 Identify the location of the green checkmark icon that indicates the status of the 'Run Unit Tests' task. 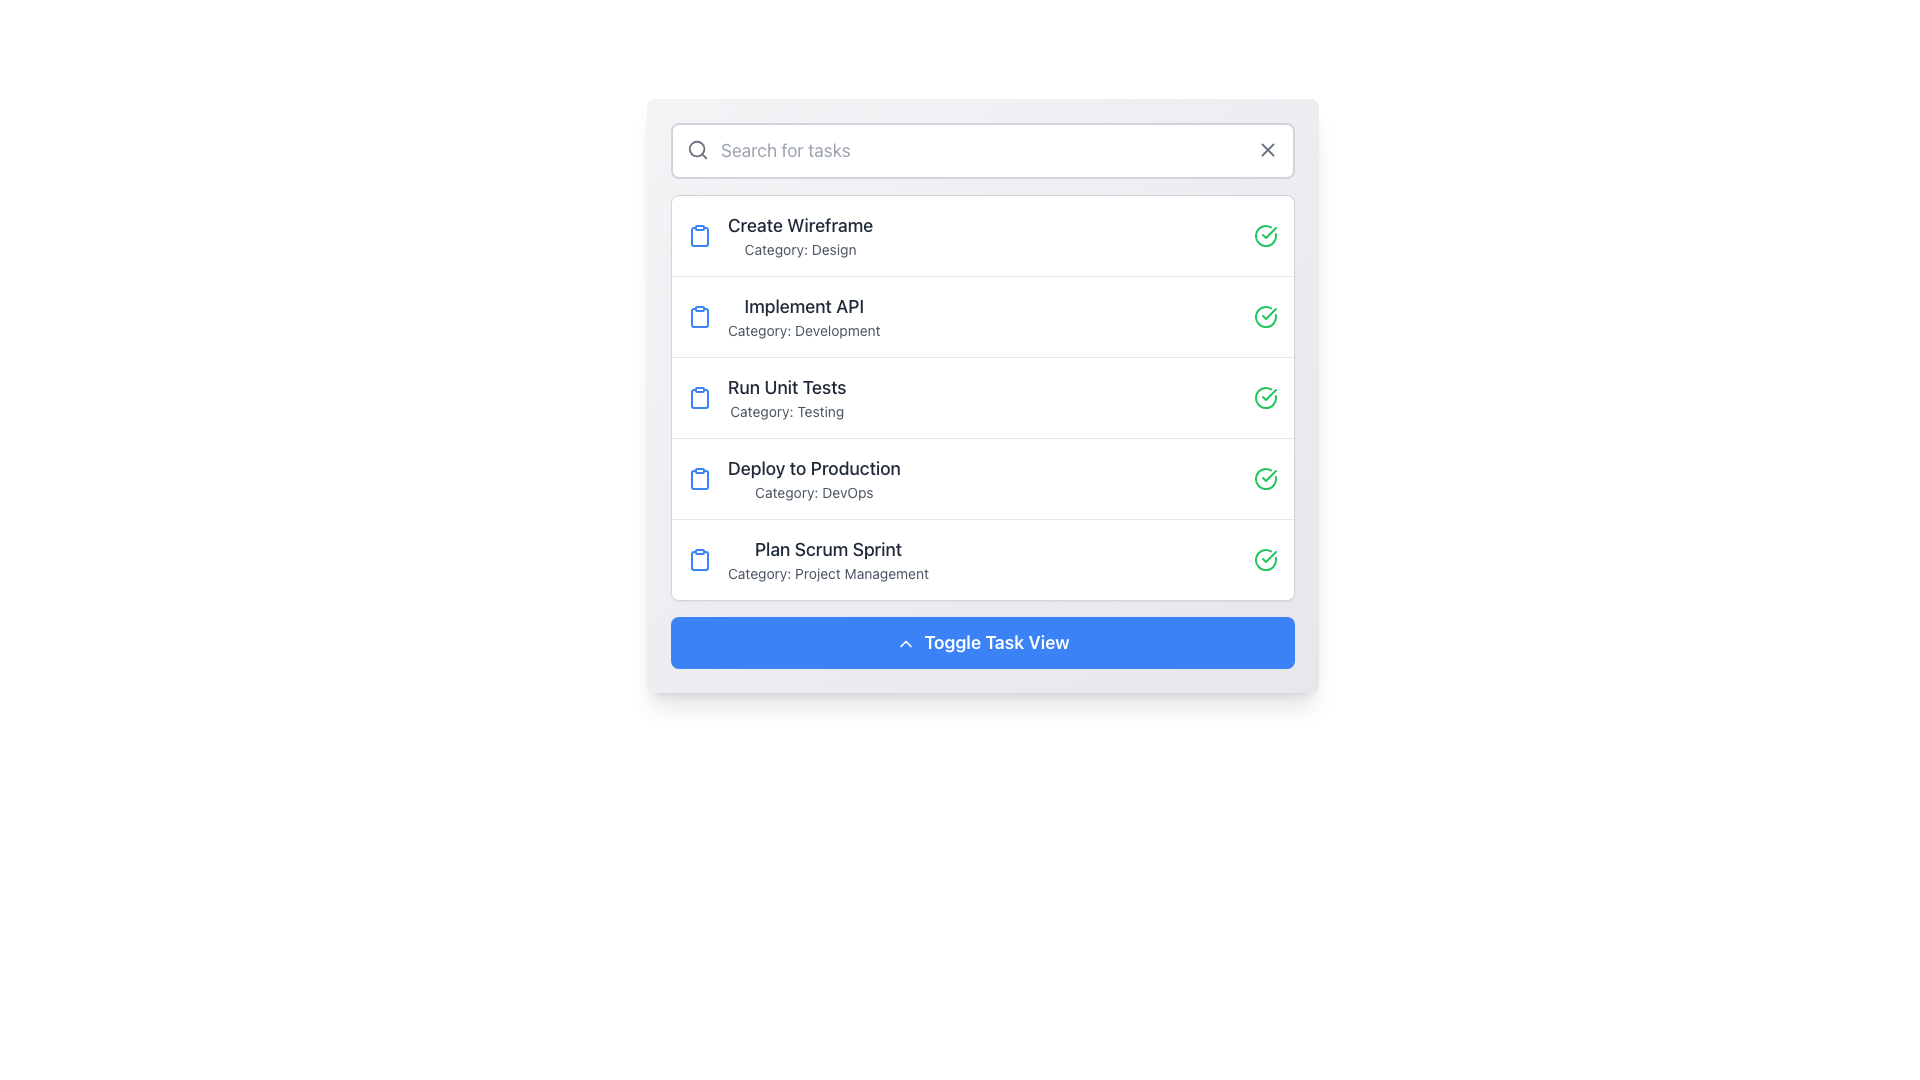
(1268, 394).